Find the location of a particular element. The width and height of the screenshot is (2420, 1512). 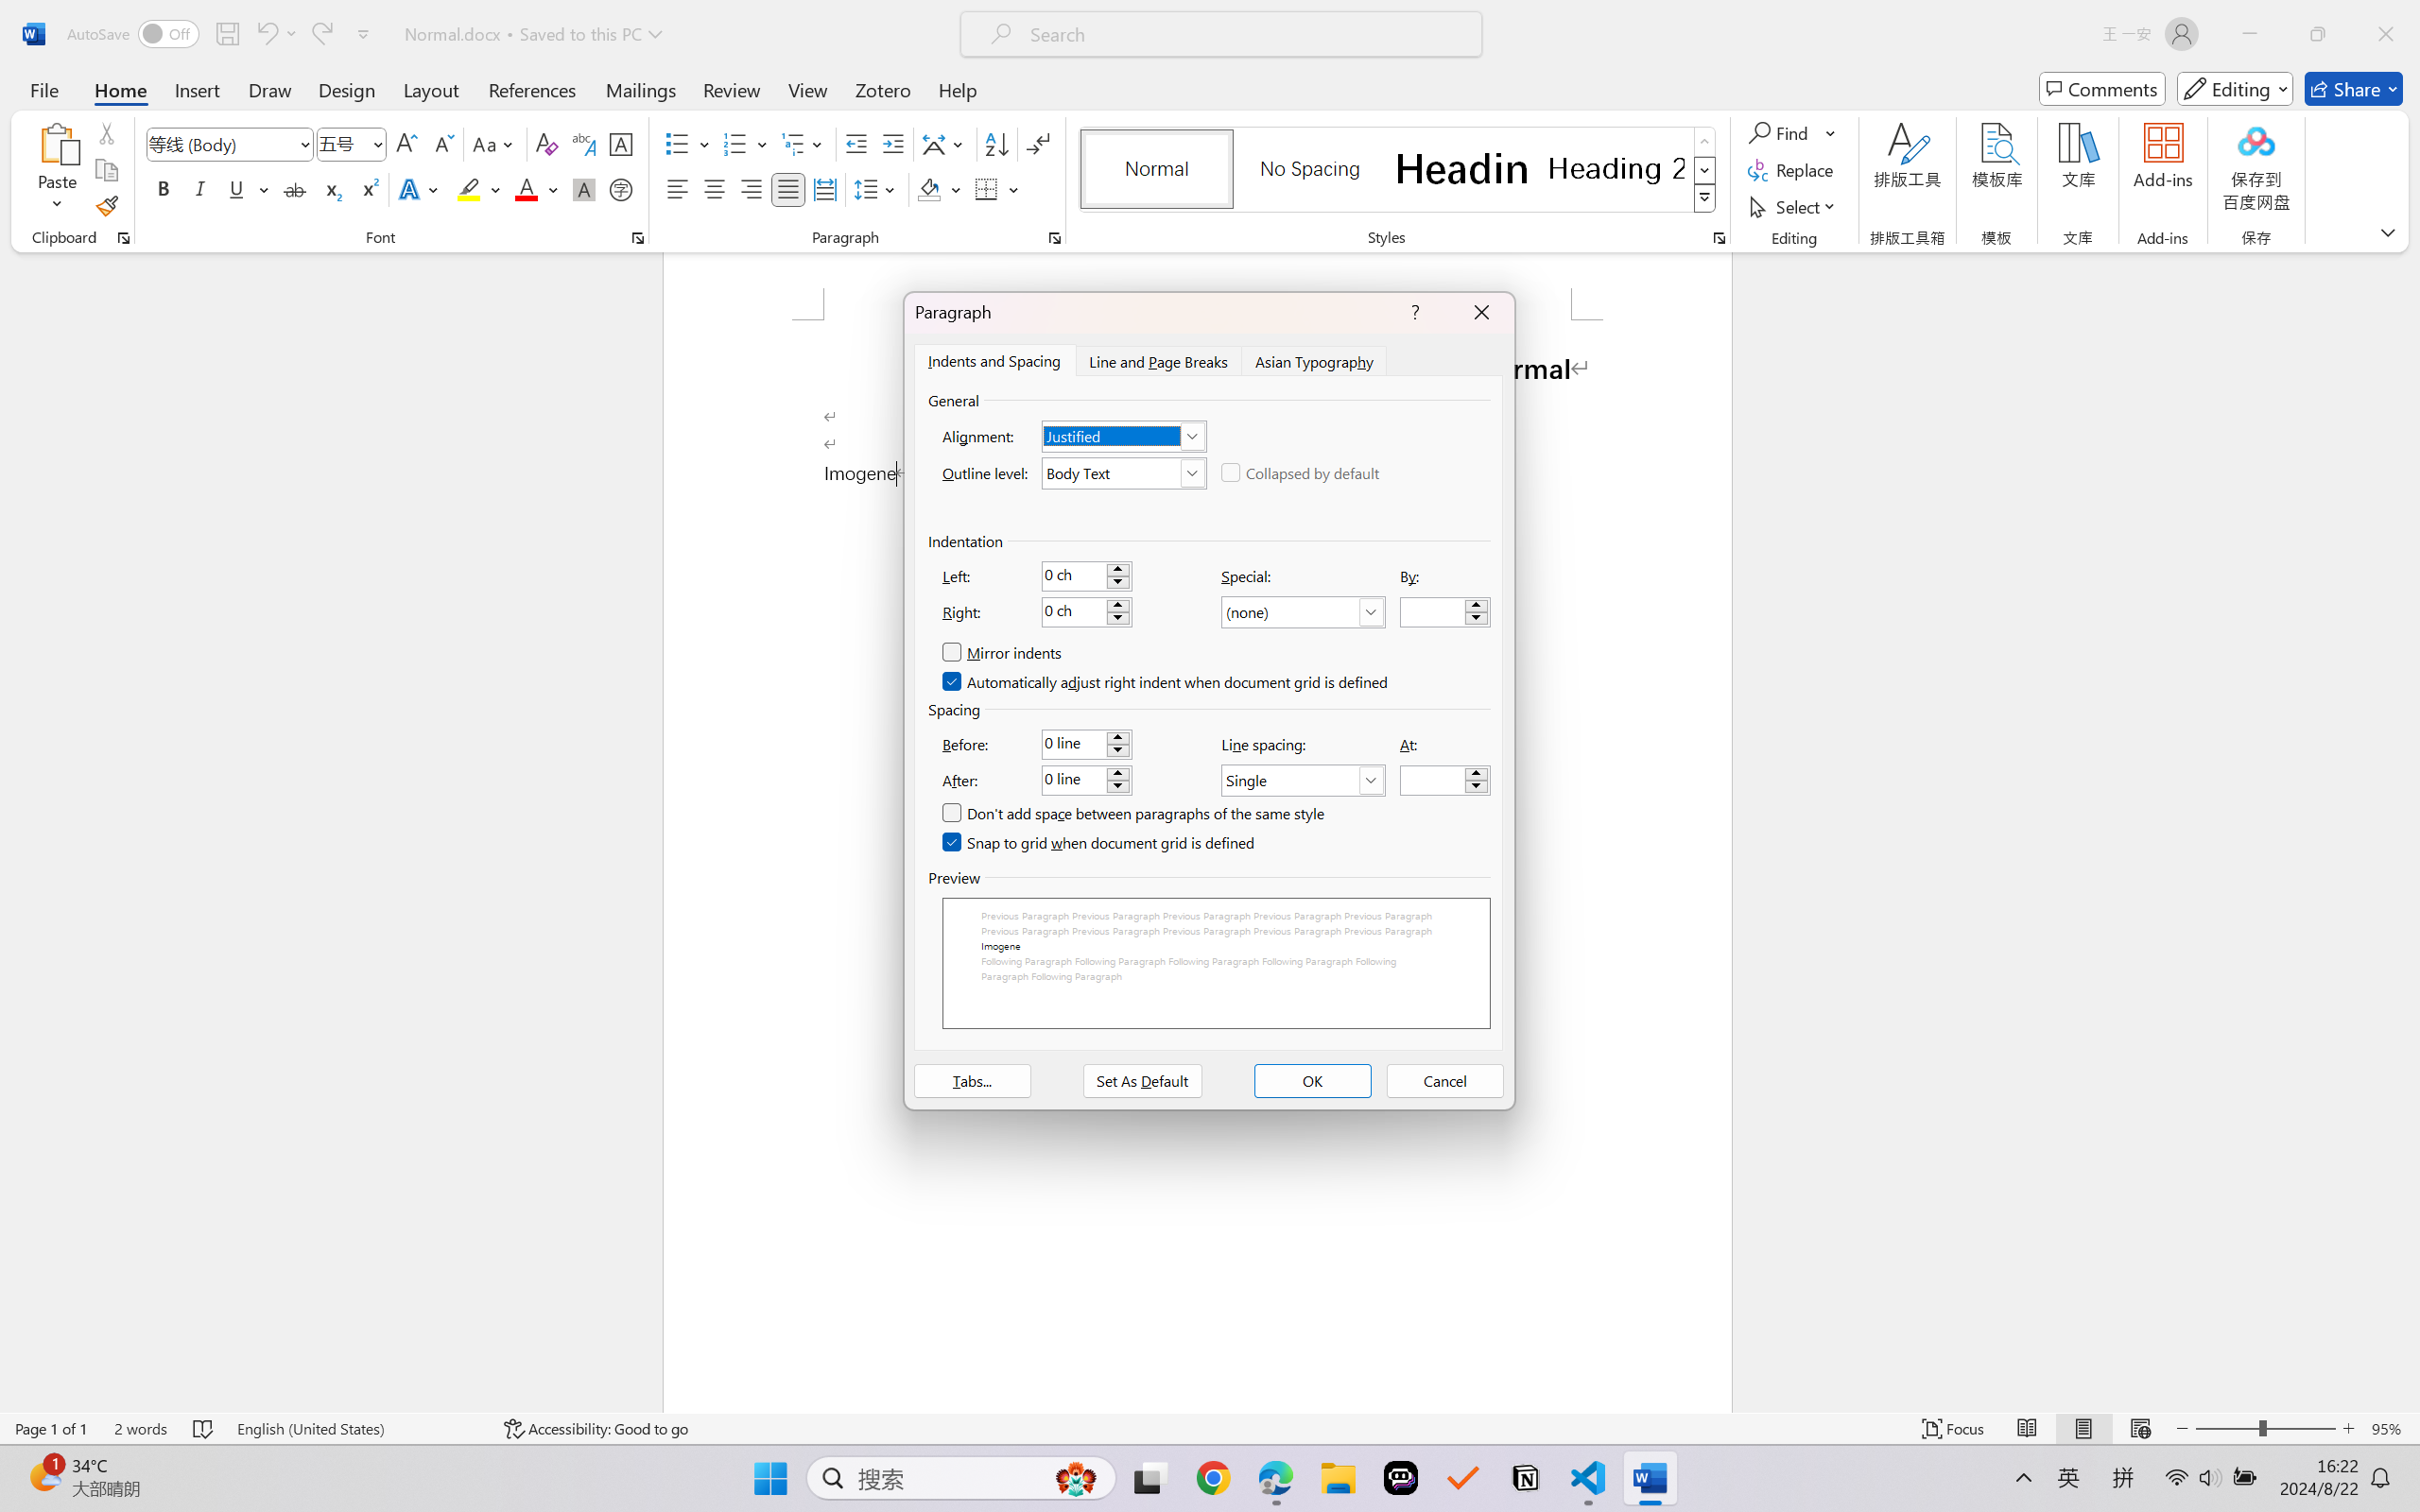

'Row up' is located at coordinates (1703, 141).